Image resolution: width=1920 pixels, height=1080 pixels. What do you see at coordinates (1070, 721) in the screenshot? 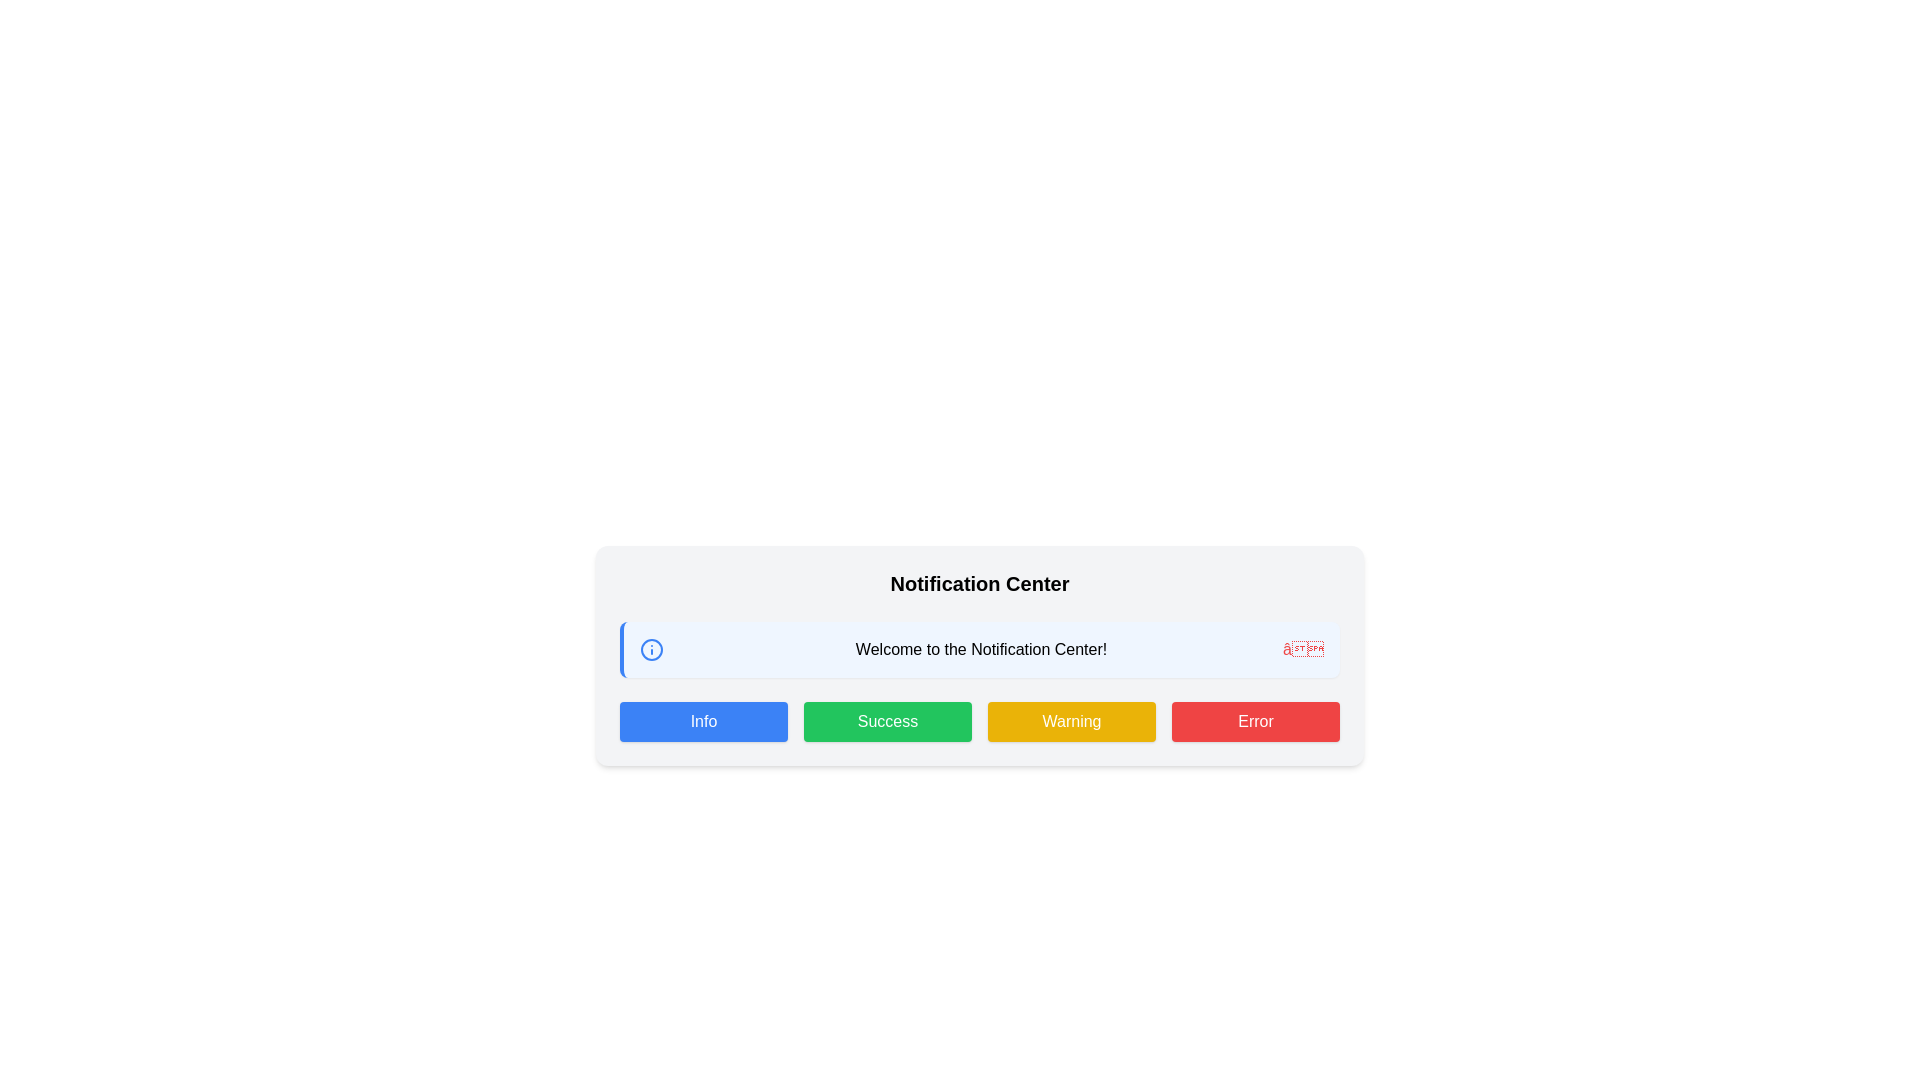
I see `the yellow 'Warning' button with white text, which is the third button in a horizontal row of four buttons` at bounding box center [1070, 721].